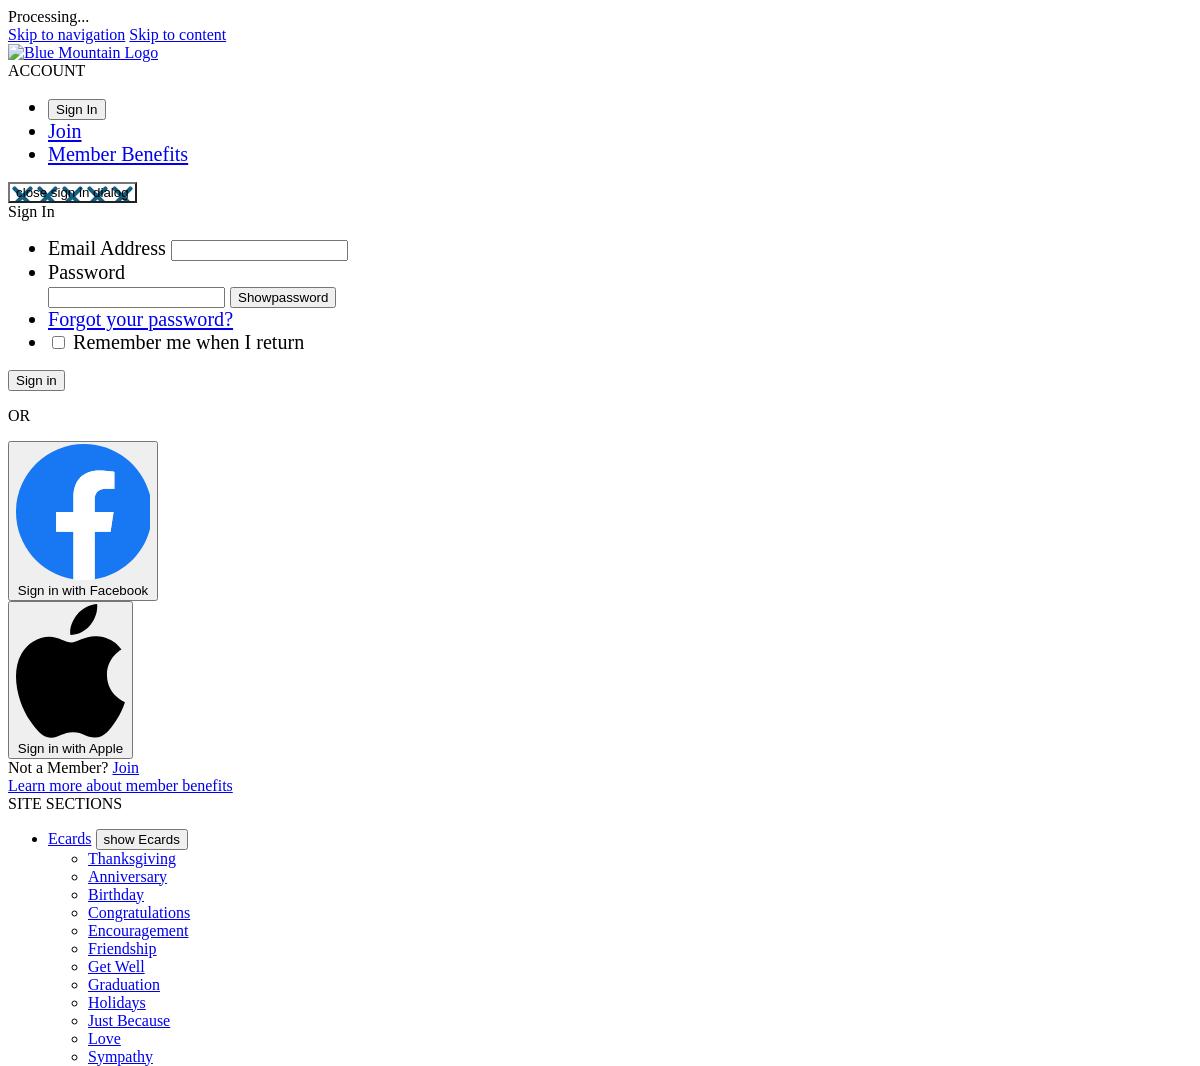 The image size is (1200, 1066). What do you see at coordinates (8, 69) in the screenshot?
I see `'ACCOUNT'` at bounding box center [8, 69].